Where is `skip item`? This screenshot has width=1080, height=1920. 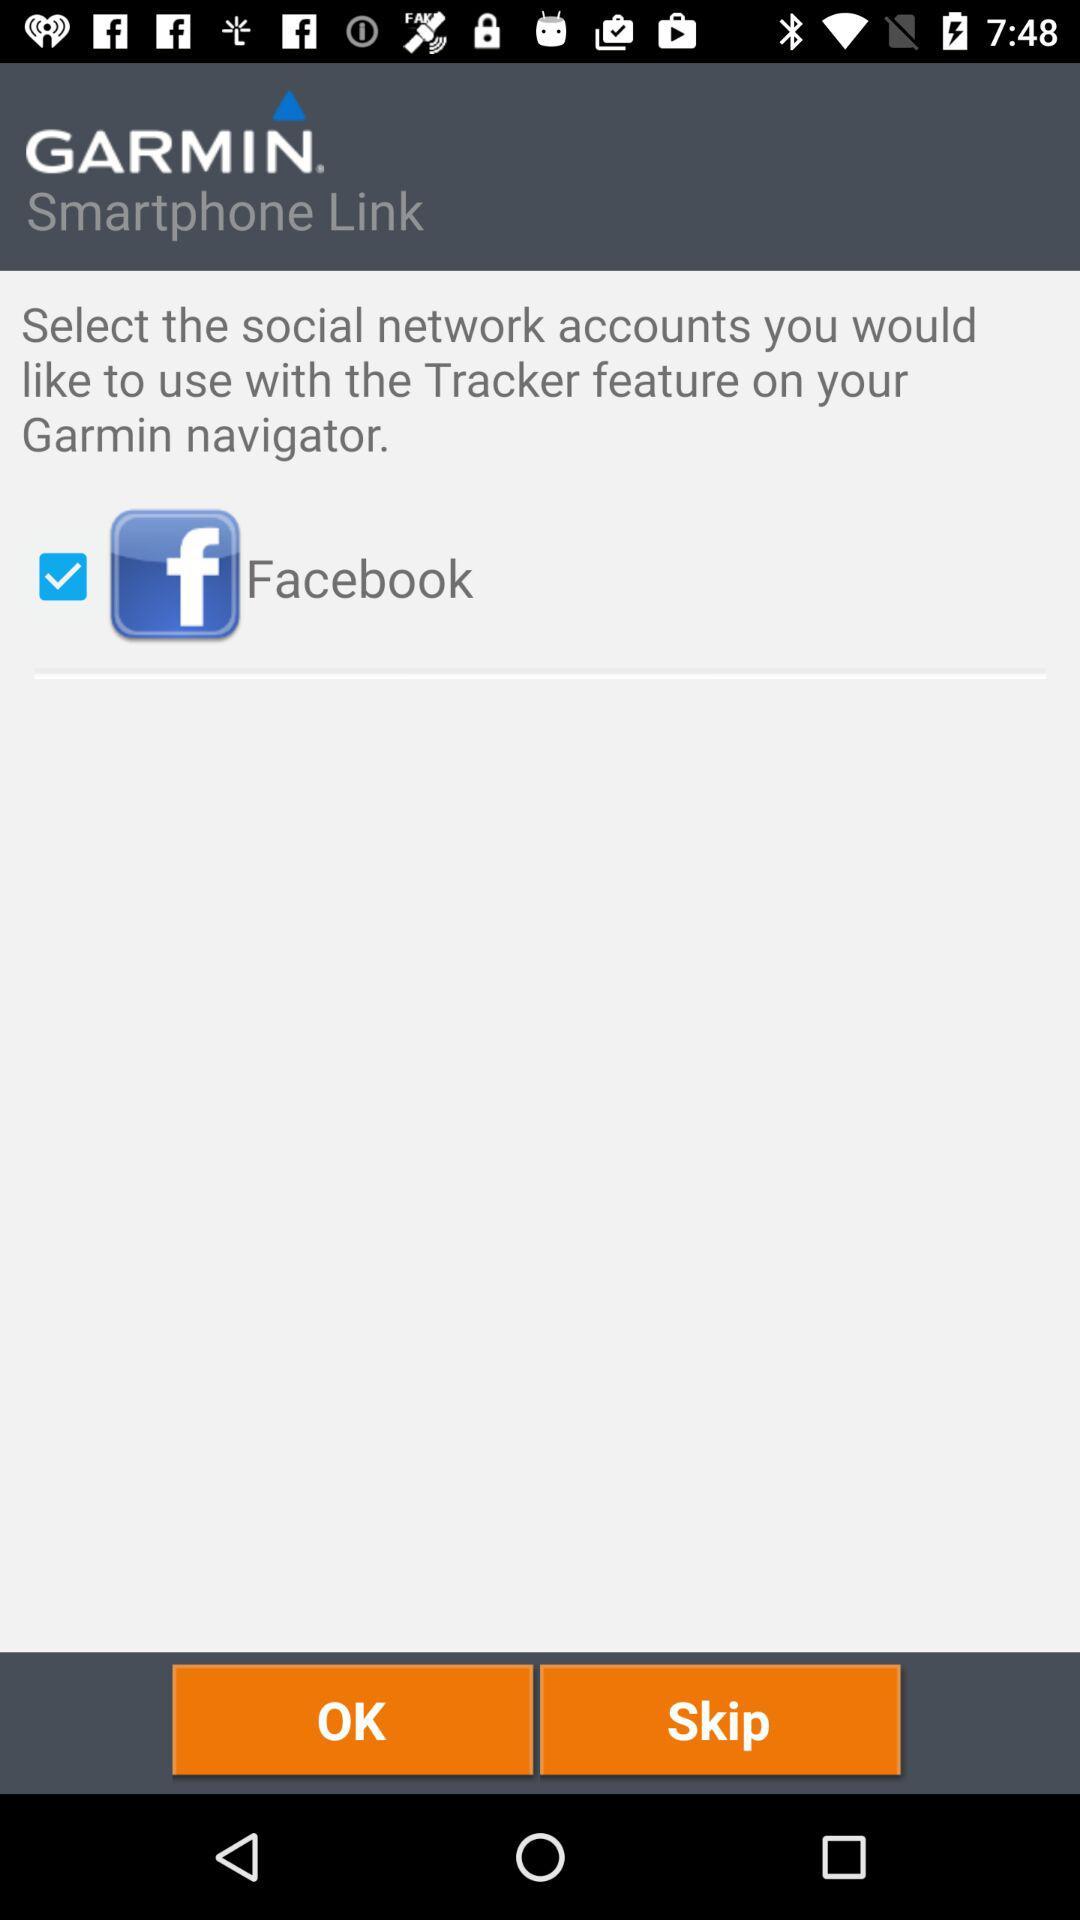 skip item is located at coordinates (723, 1722).